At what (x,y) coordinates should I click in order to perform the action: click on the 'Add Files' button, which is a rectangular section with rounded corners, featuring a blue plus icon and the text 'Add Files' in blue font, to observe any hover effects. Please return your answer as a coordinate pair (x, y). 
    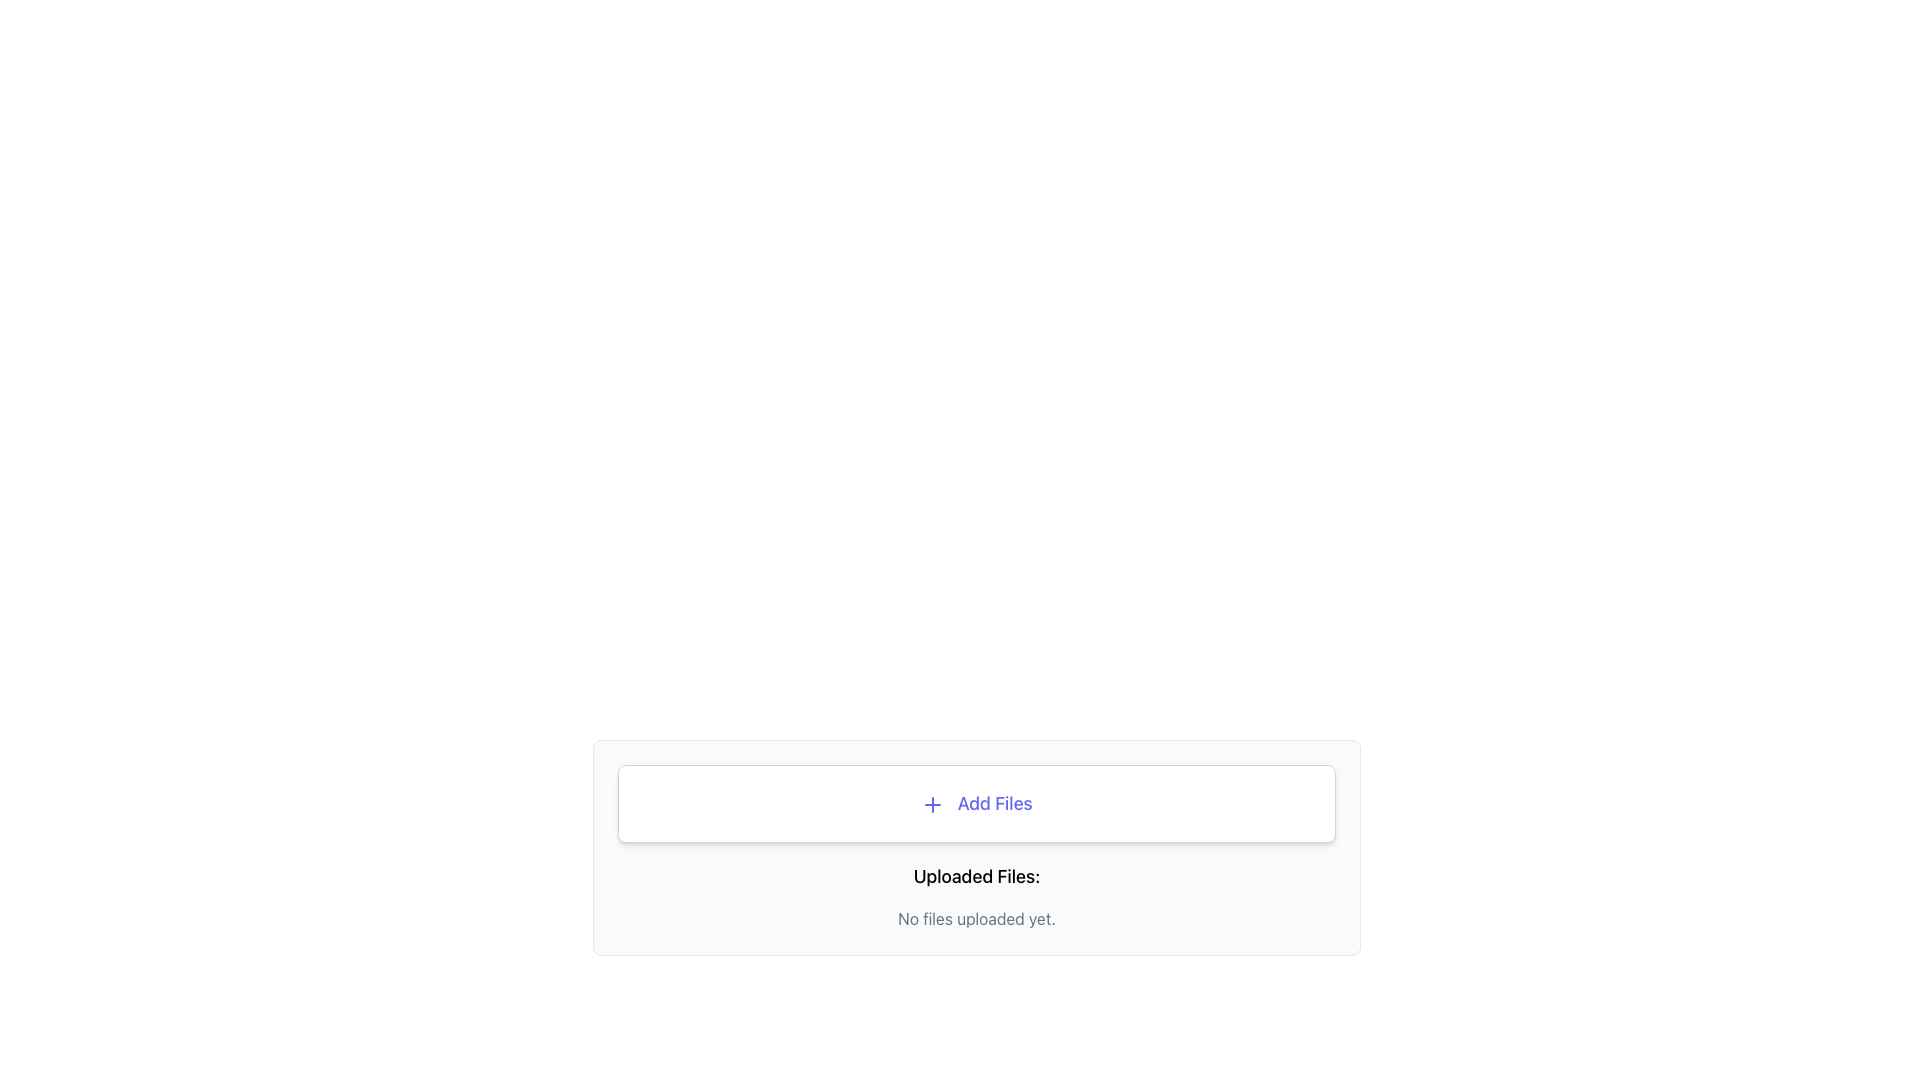
    Looking at the image, I should click on (977, 802).